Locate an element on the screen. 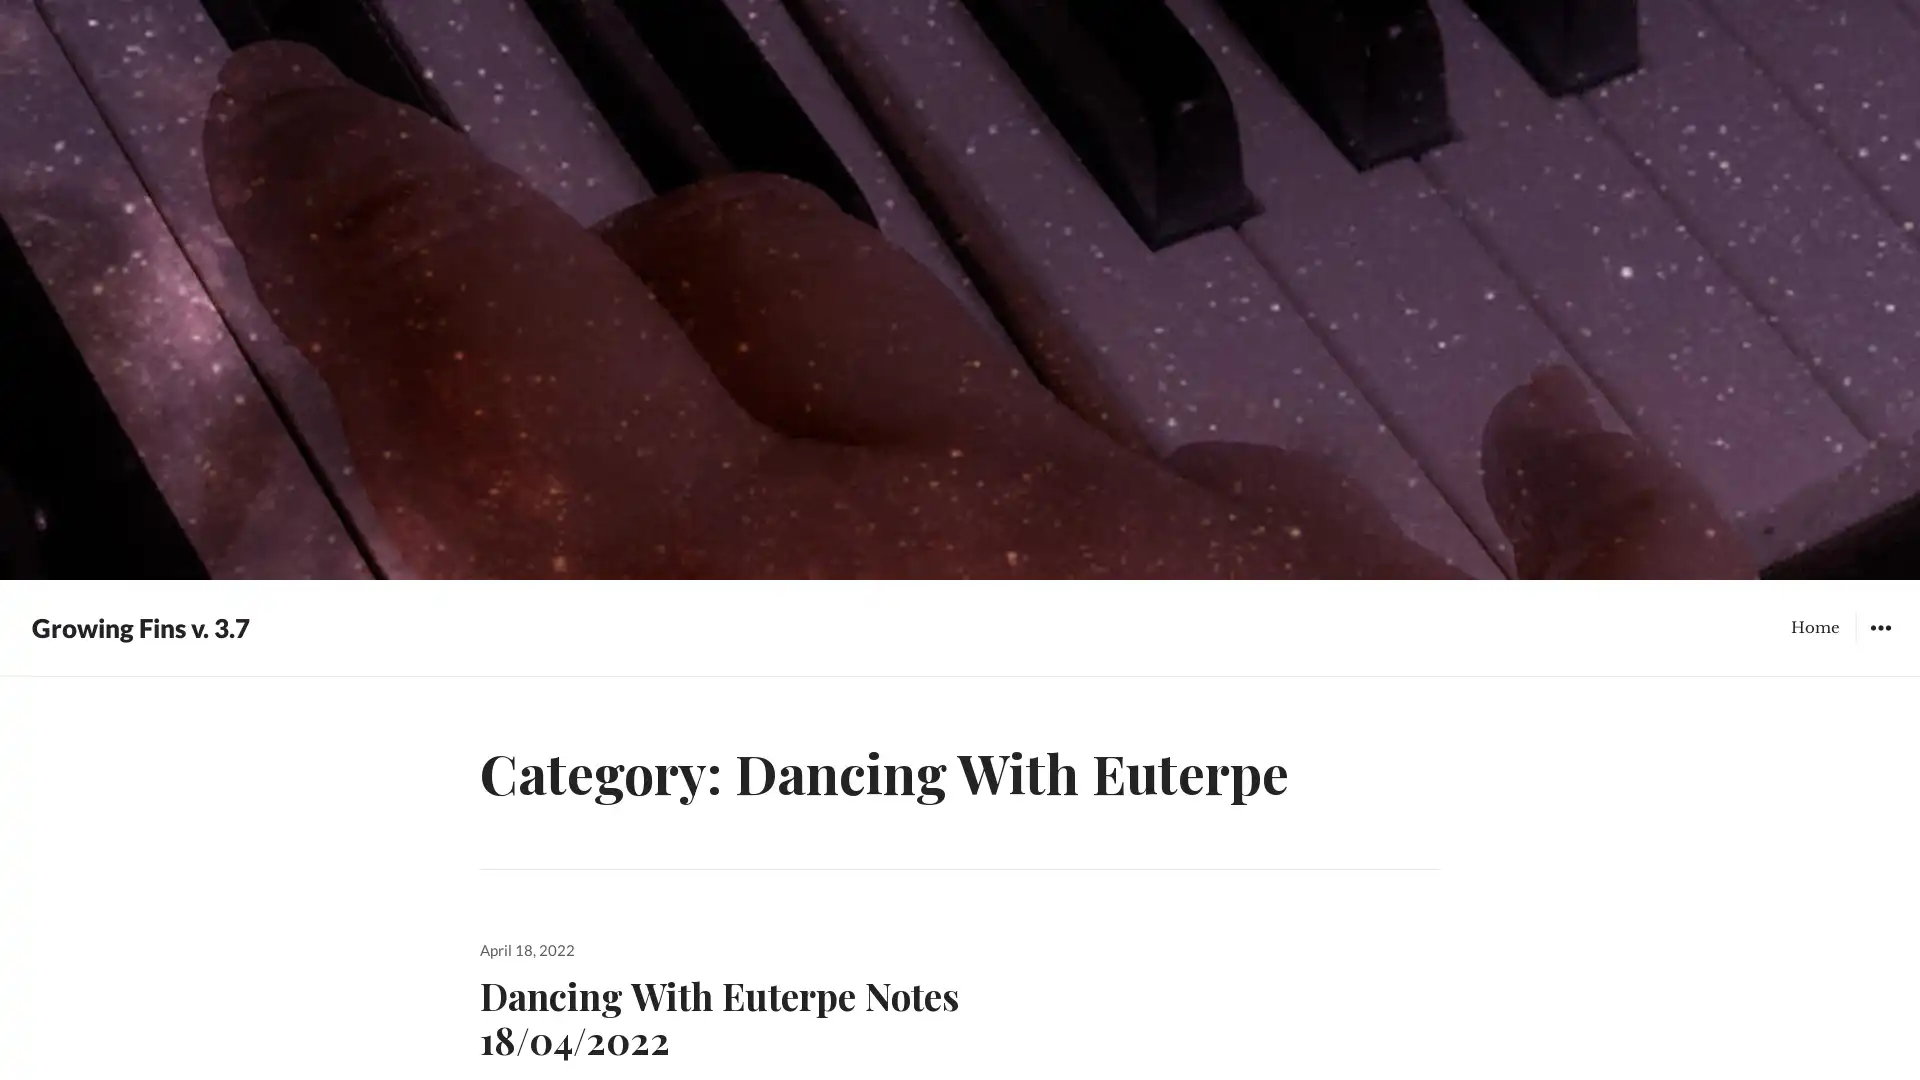 This screenshot has width=1920, height=1080. WIDGETS is located at coordinates (1879, 626).